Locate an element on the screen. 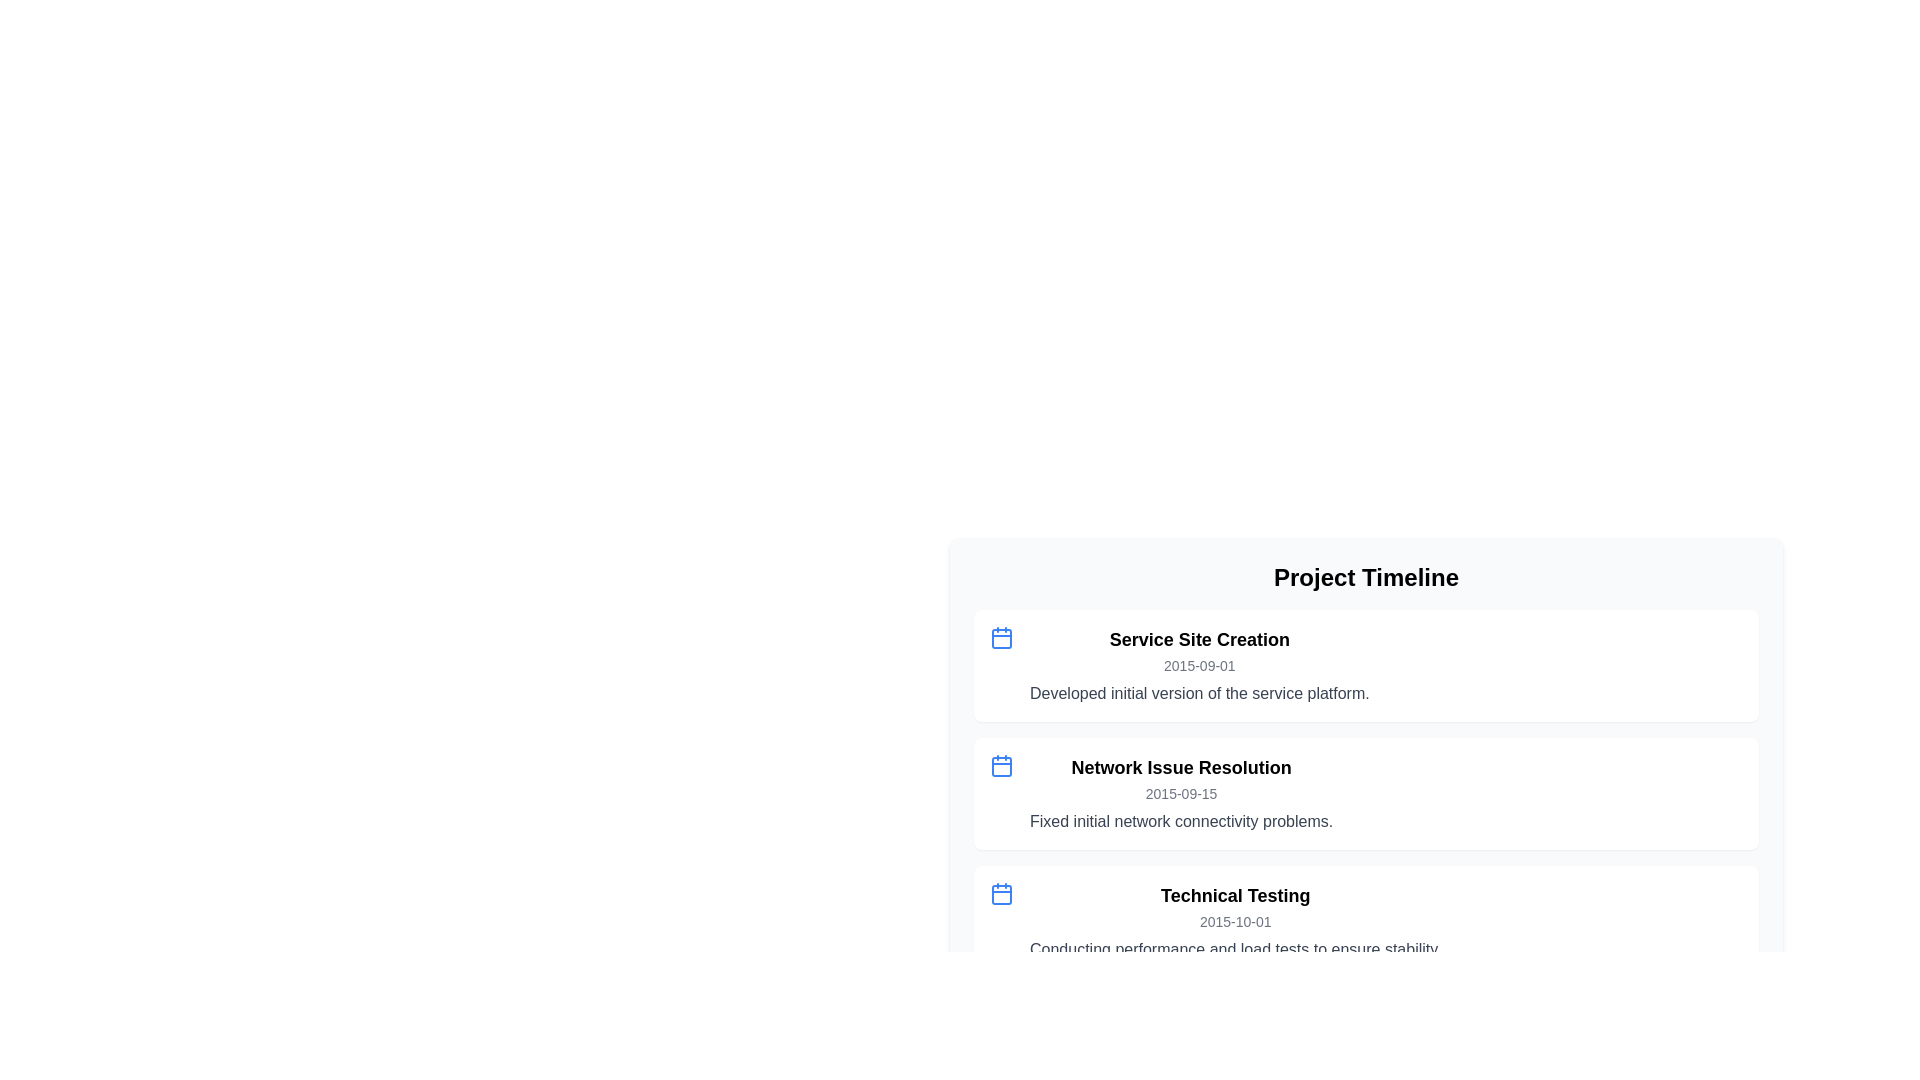 This screenshot has height=1080, width=1920. the informative card displaying details about a milestone or event in the 'Project Timeline' section is located at coordinates (1199, 666).